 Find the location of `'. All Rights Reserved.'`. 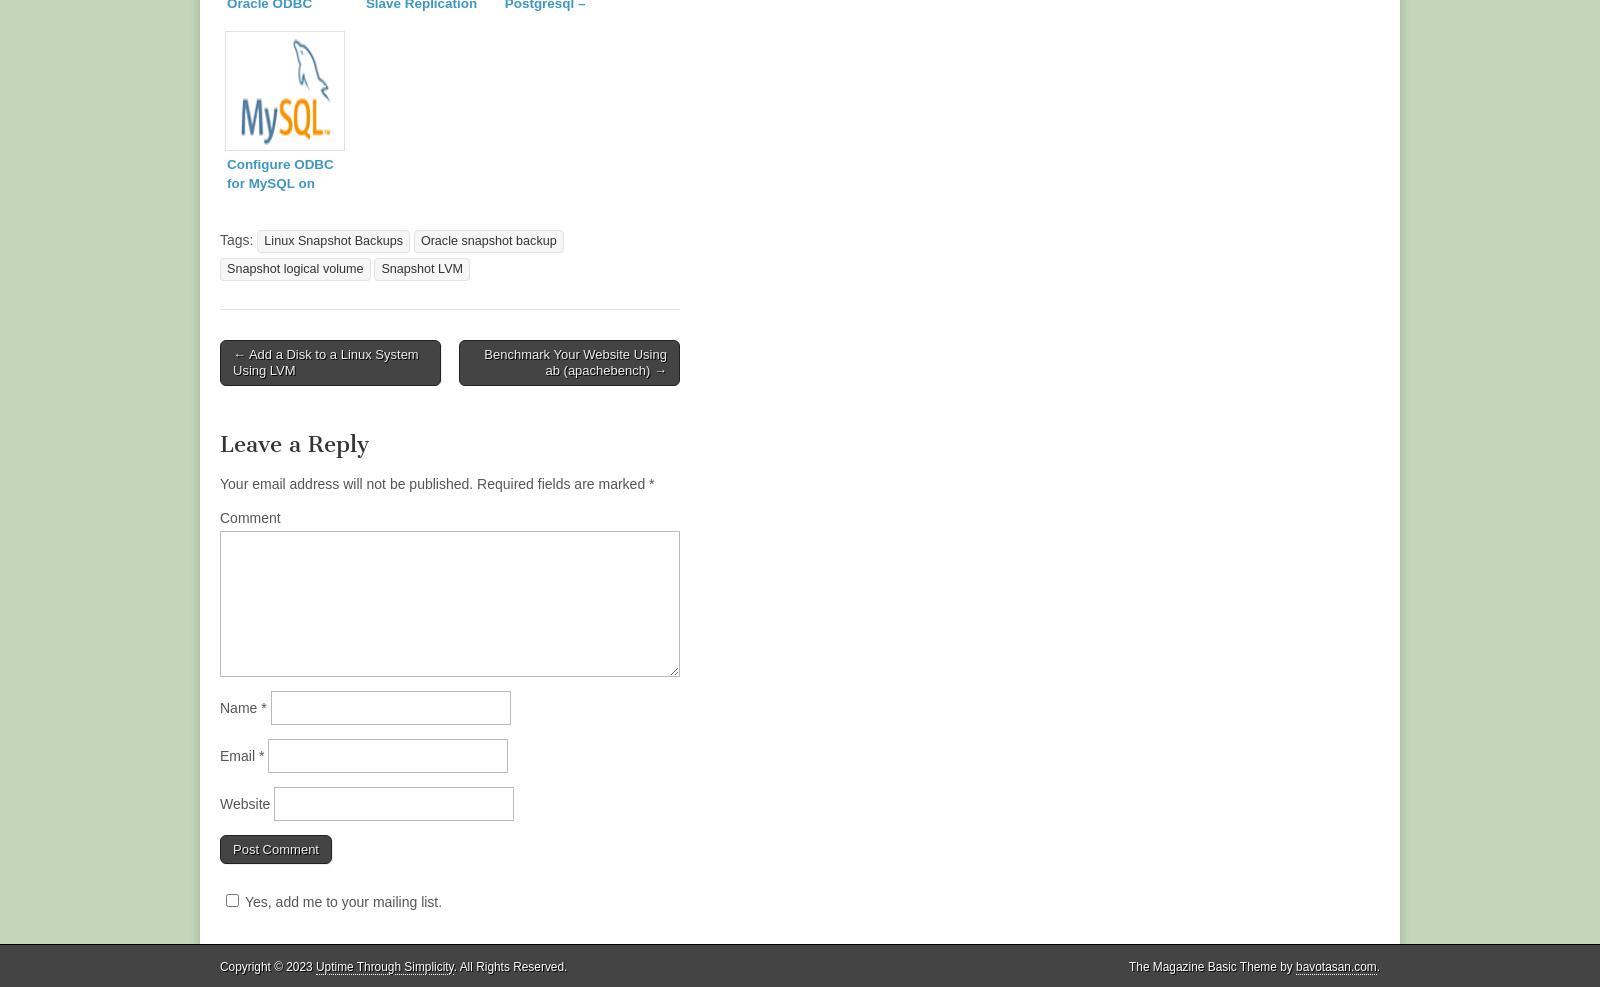

'. All Rights Reserved.' is located at coordinates (451, 965).